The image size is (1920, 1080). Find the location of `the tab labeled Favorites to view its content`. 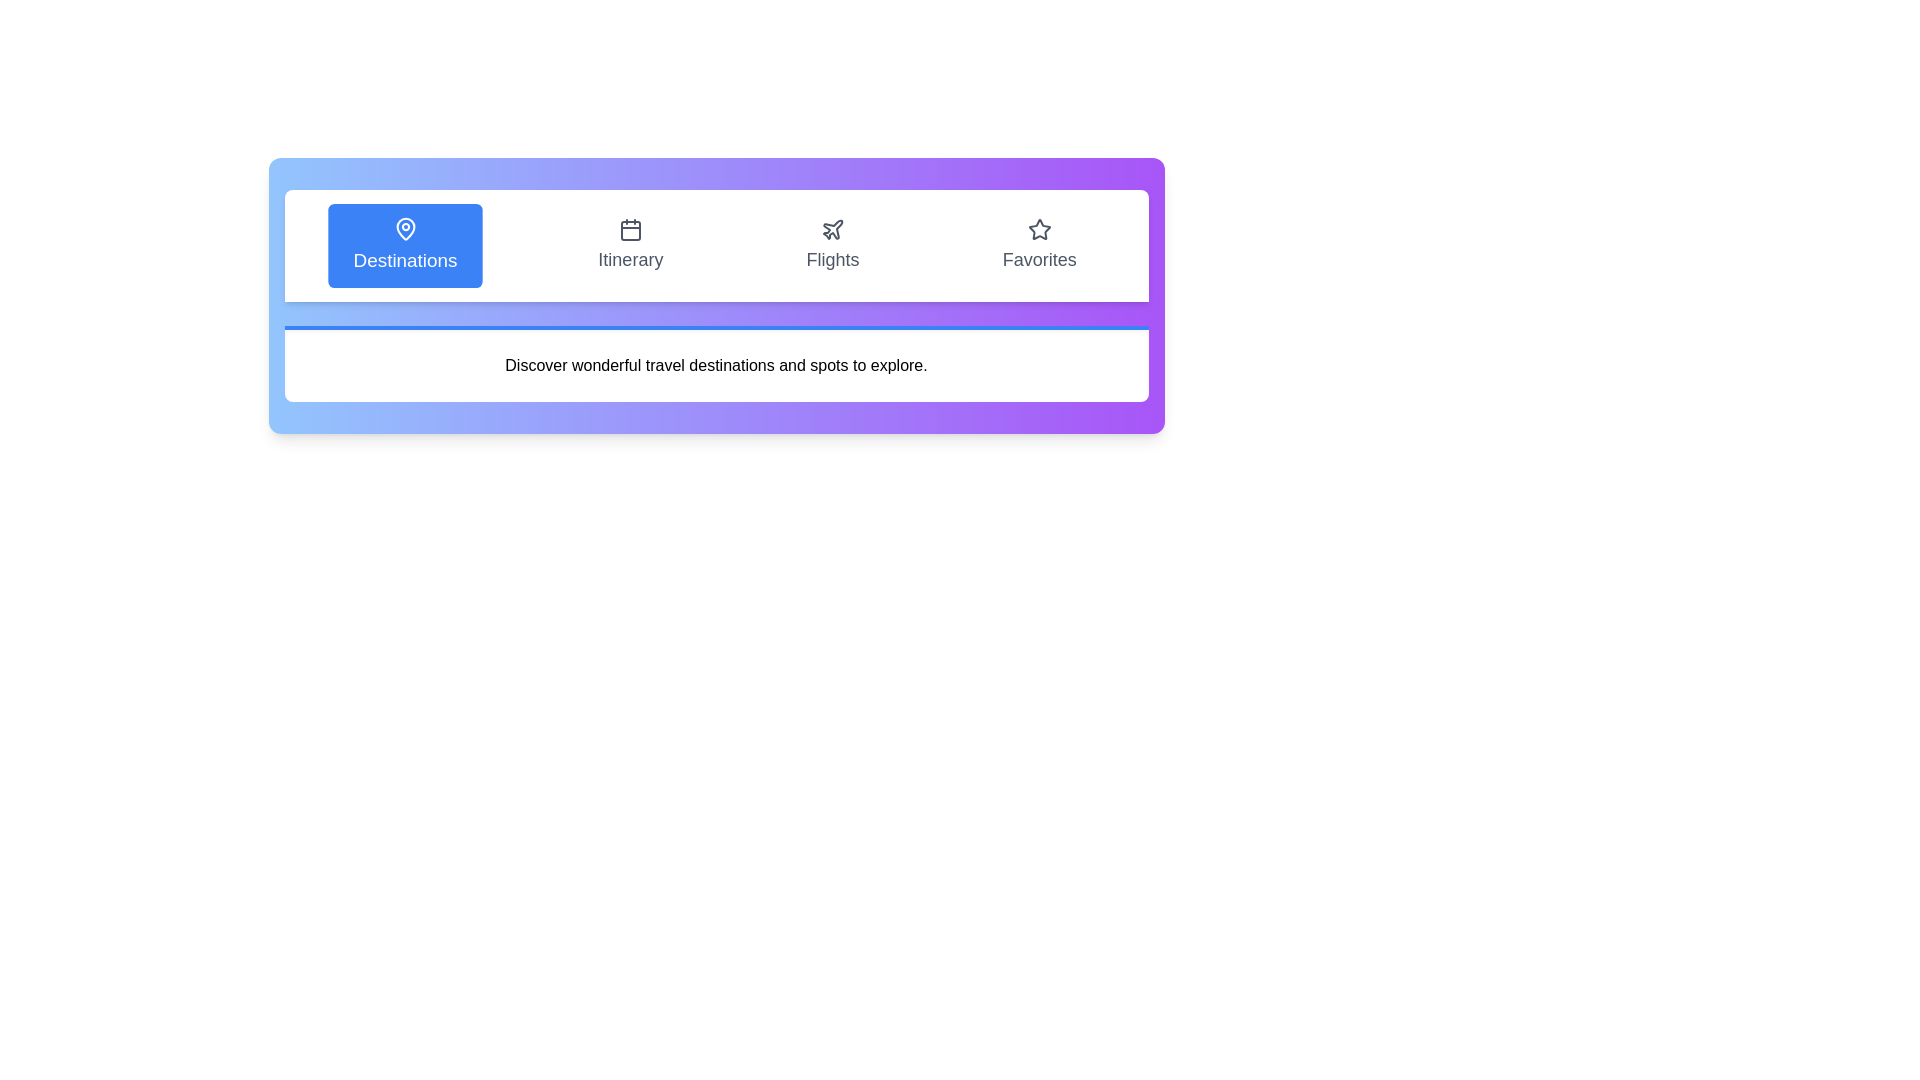

the tab labeled Favorites to view its content is located at coordinates (1039, 245).